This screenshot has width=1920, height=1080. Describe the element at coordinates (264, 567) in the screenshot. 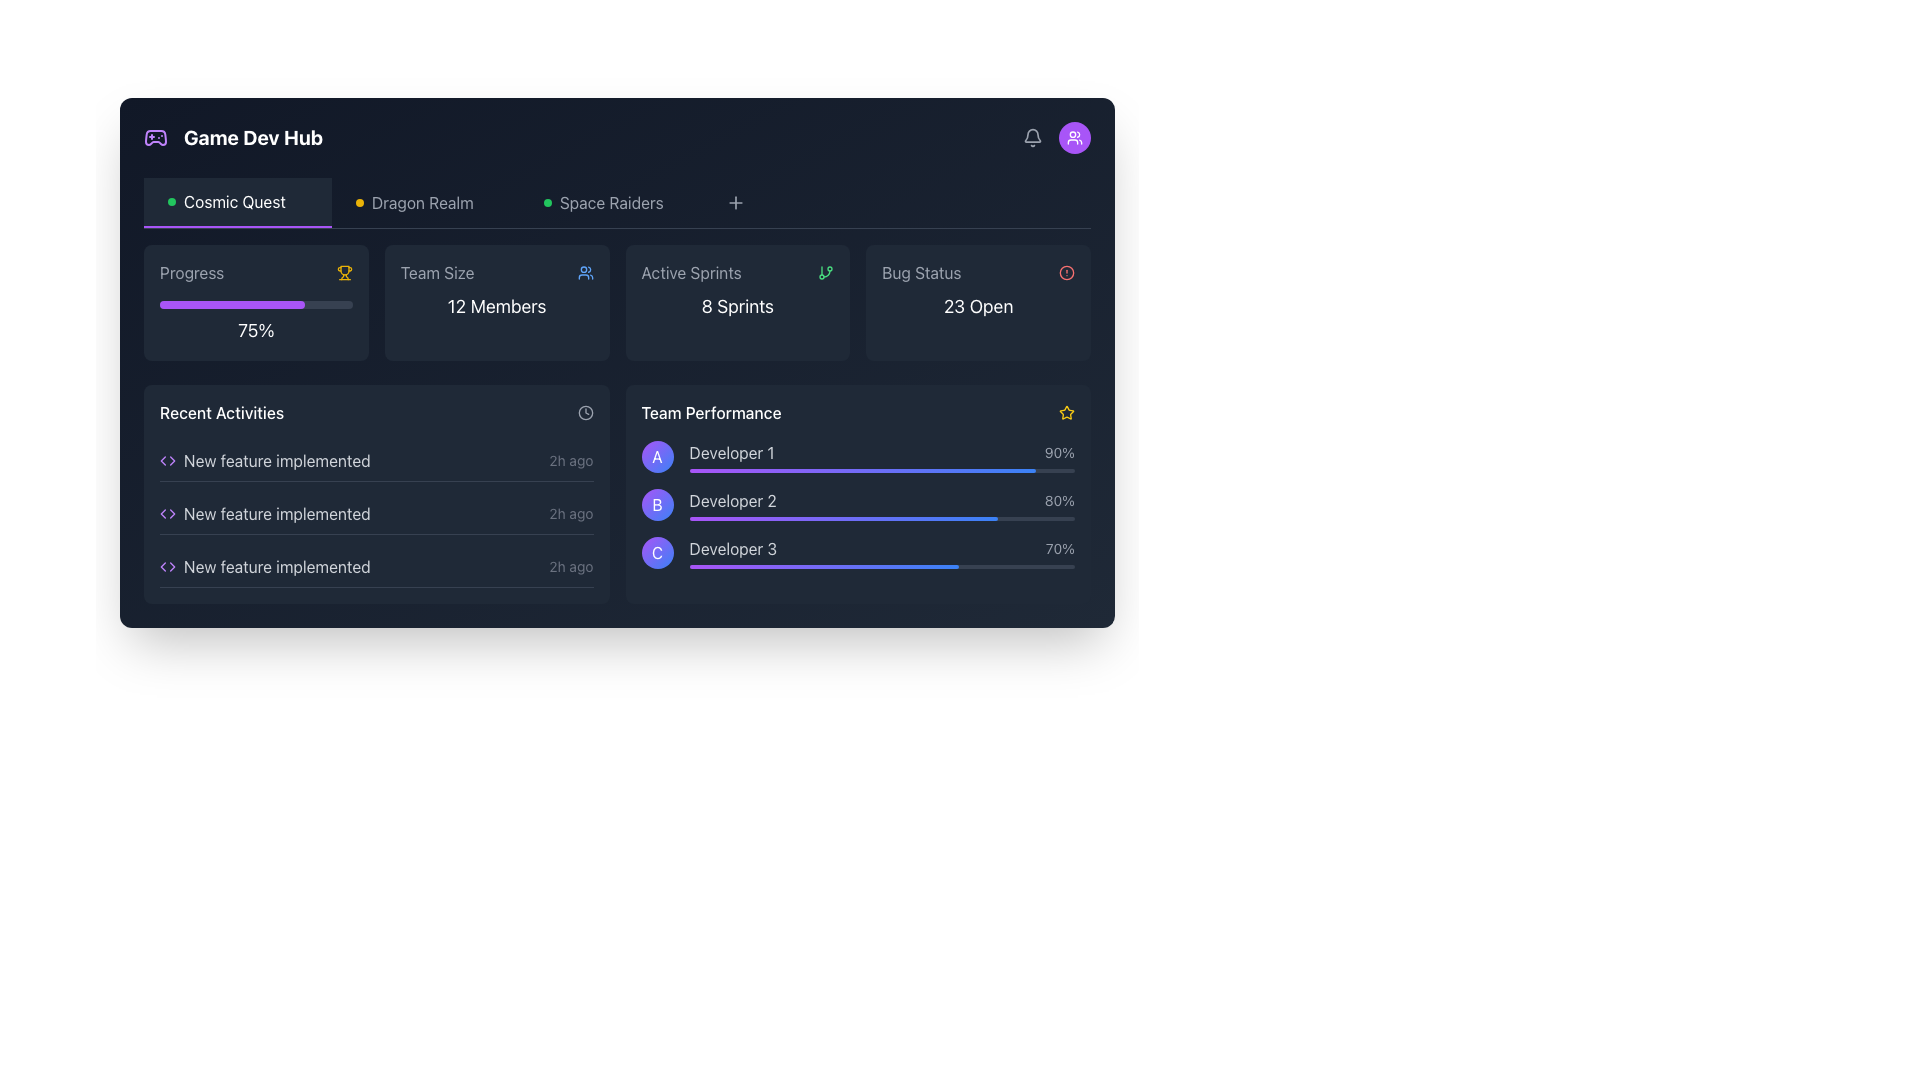

I see `the static text label and decorative icon displaying 'New feature implemented' in the 'Recent Activities' list` at that location.